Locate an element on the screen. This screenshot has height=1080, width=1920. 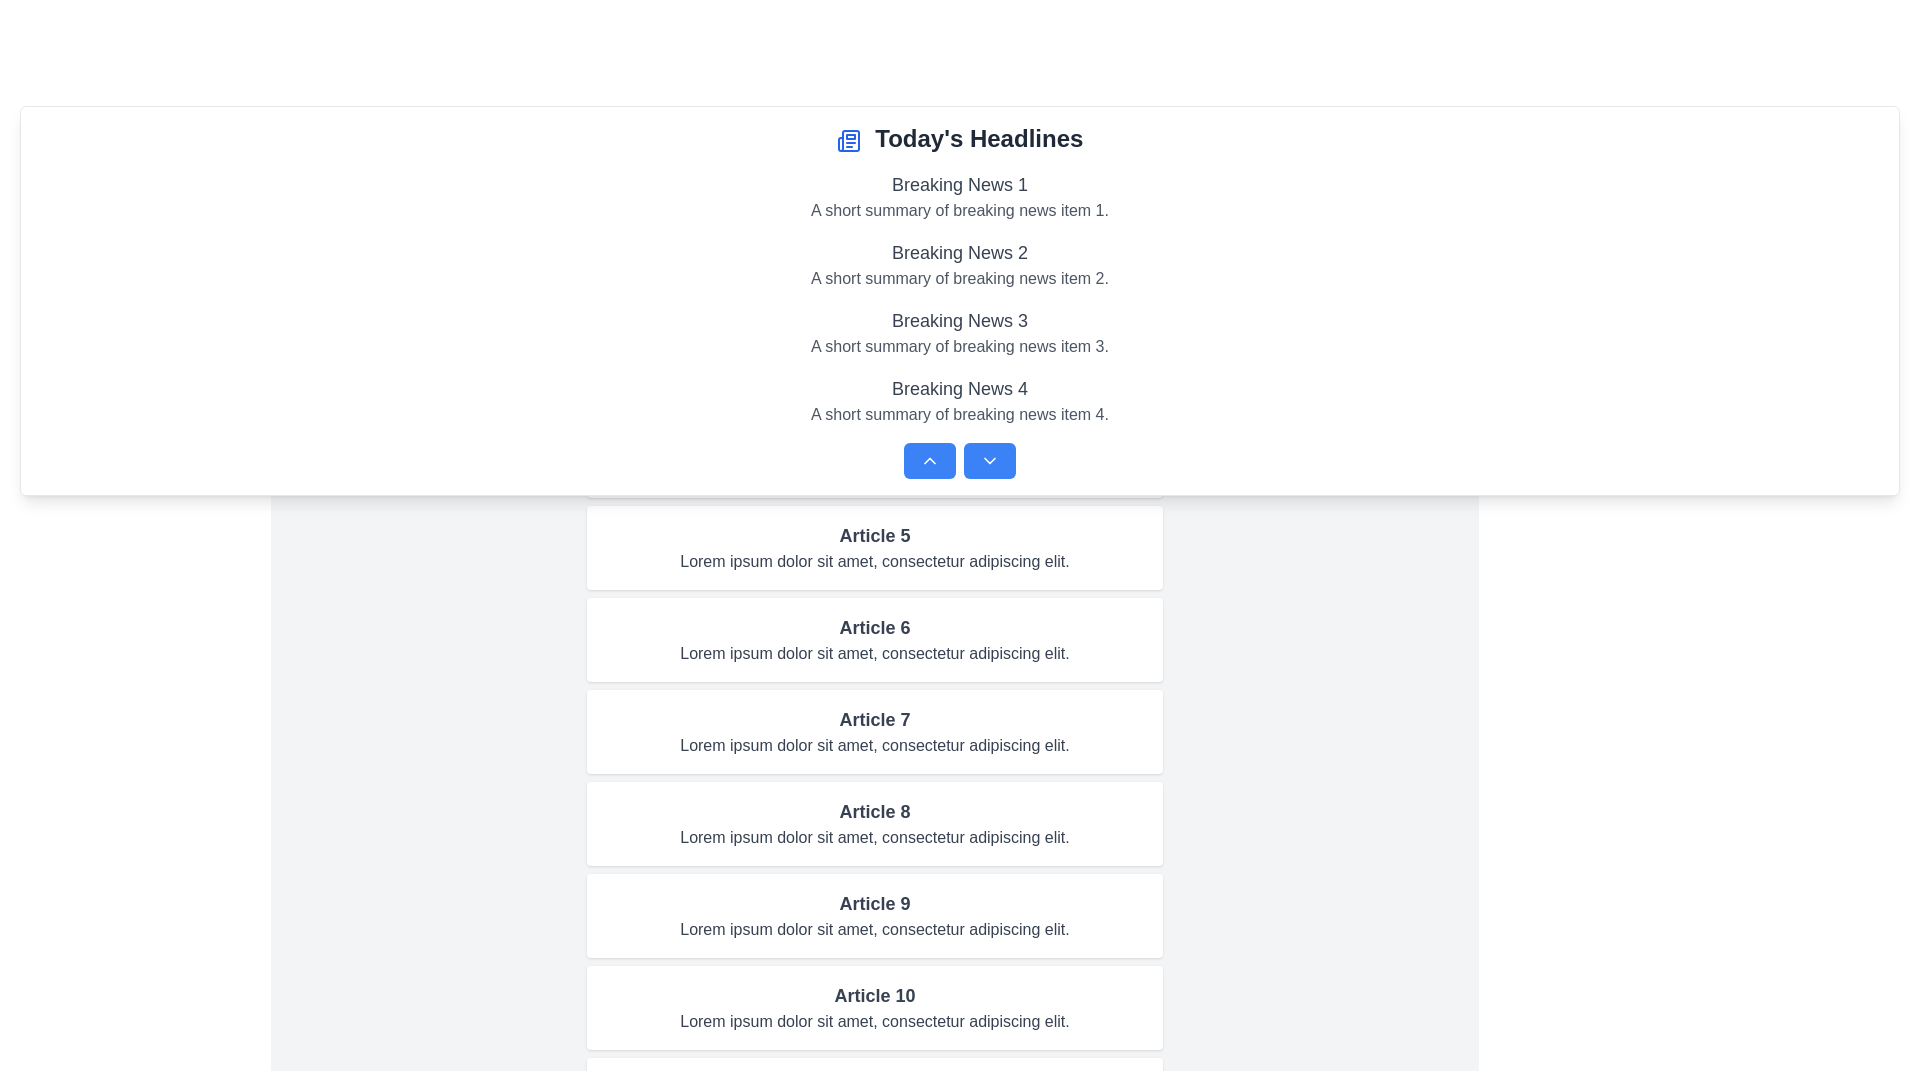
the first news item text block below the 'Today's Headlines' header is located at coordinates (960, 196).